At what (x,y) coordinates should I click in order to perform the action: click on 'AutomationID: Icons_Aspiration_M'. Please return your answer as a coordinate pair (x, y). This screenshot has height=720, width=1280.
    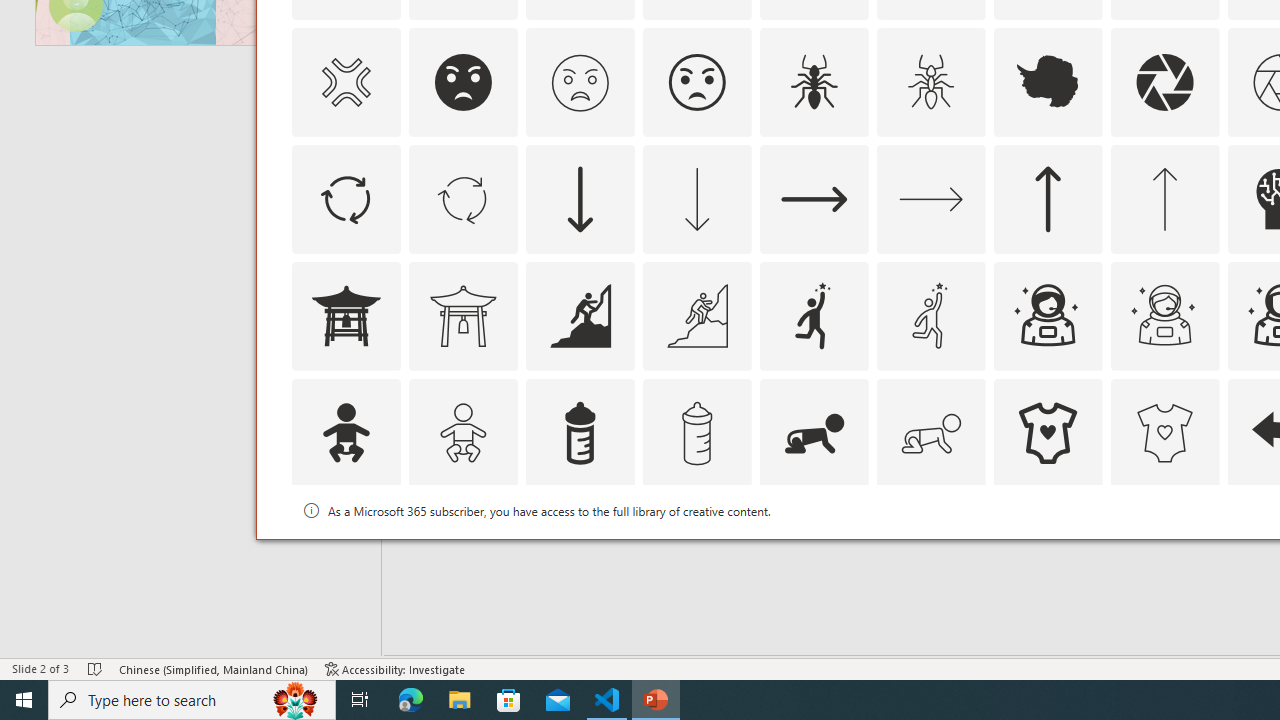
    Looking at the image, I should click on (696, 315).